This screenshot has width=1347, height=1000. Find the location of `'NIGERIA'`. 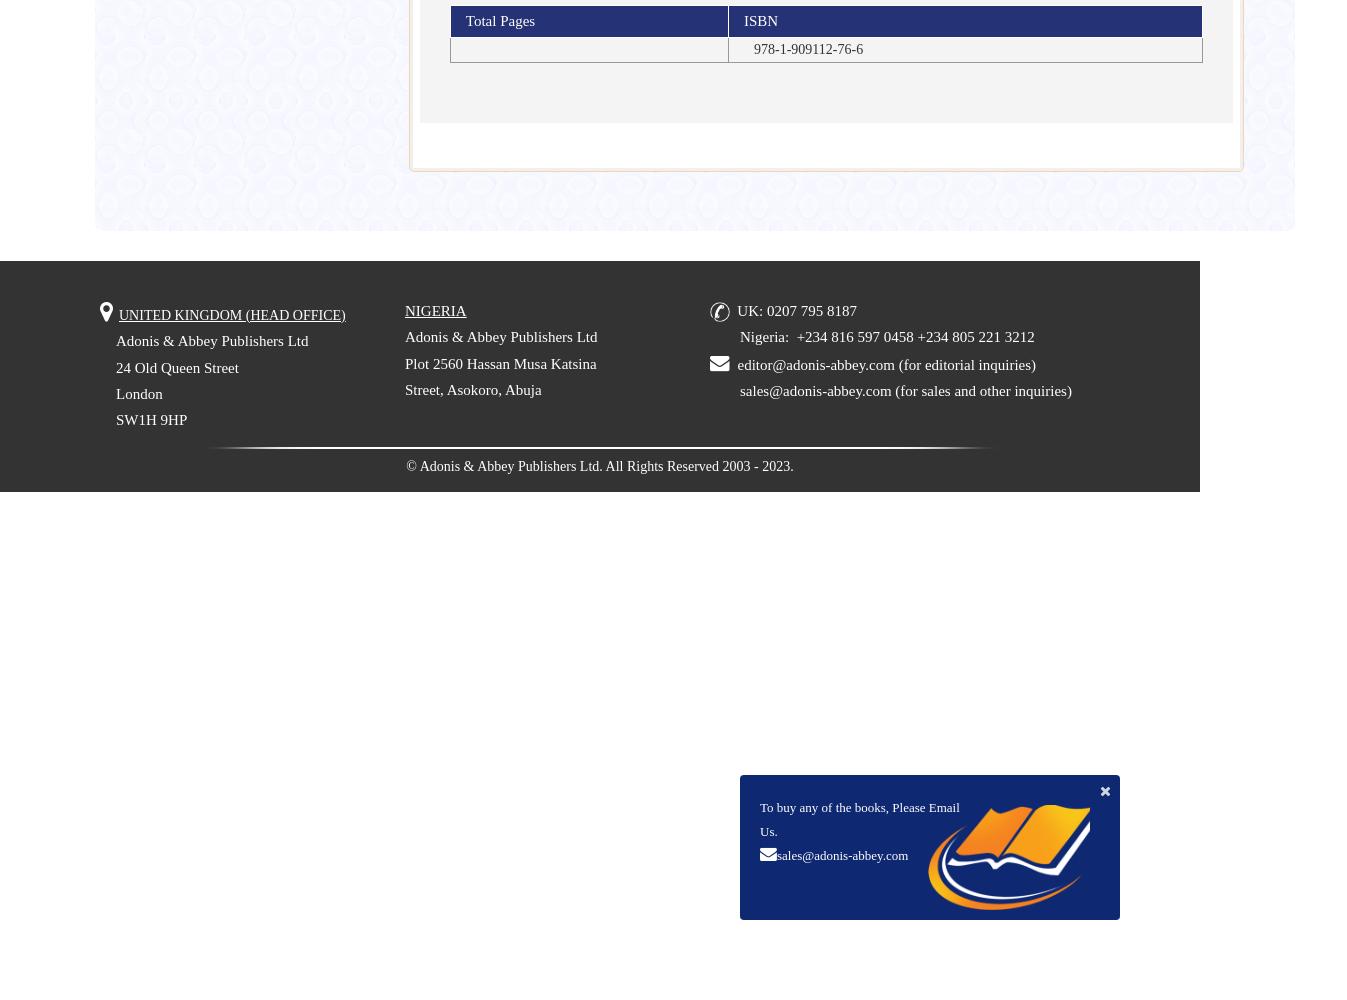

'NIGERIA' is located at coordinates (435, 310).